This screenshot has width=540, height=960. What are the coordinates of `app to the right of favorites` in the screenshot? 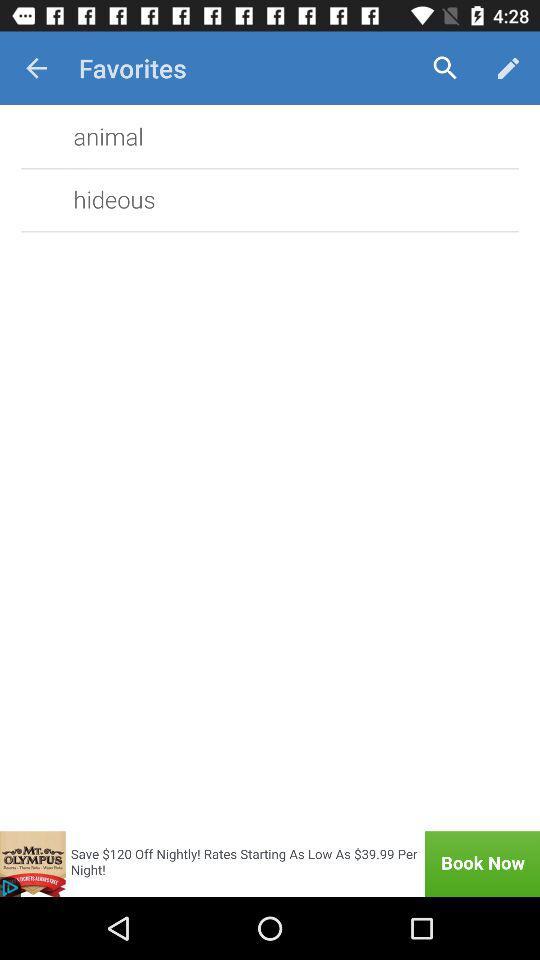 It's located at (445, 68).